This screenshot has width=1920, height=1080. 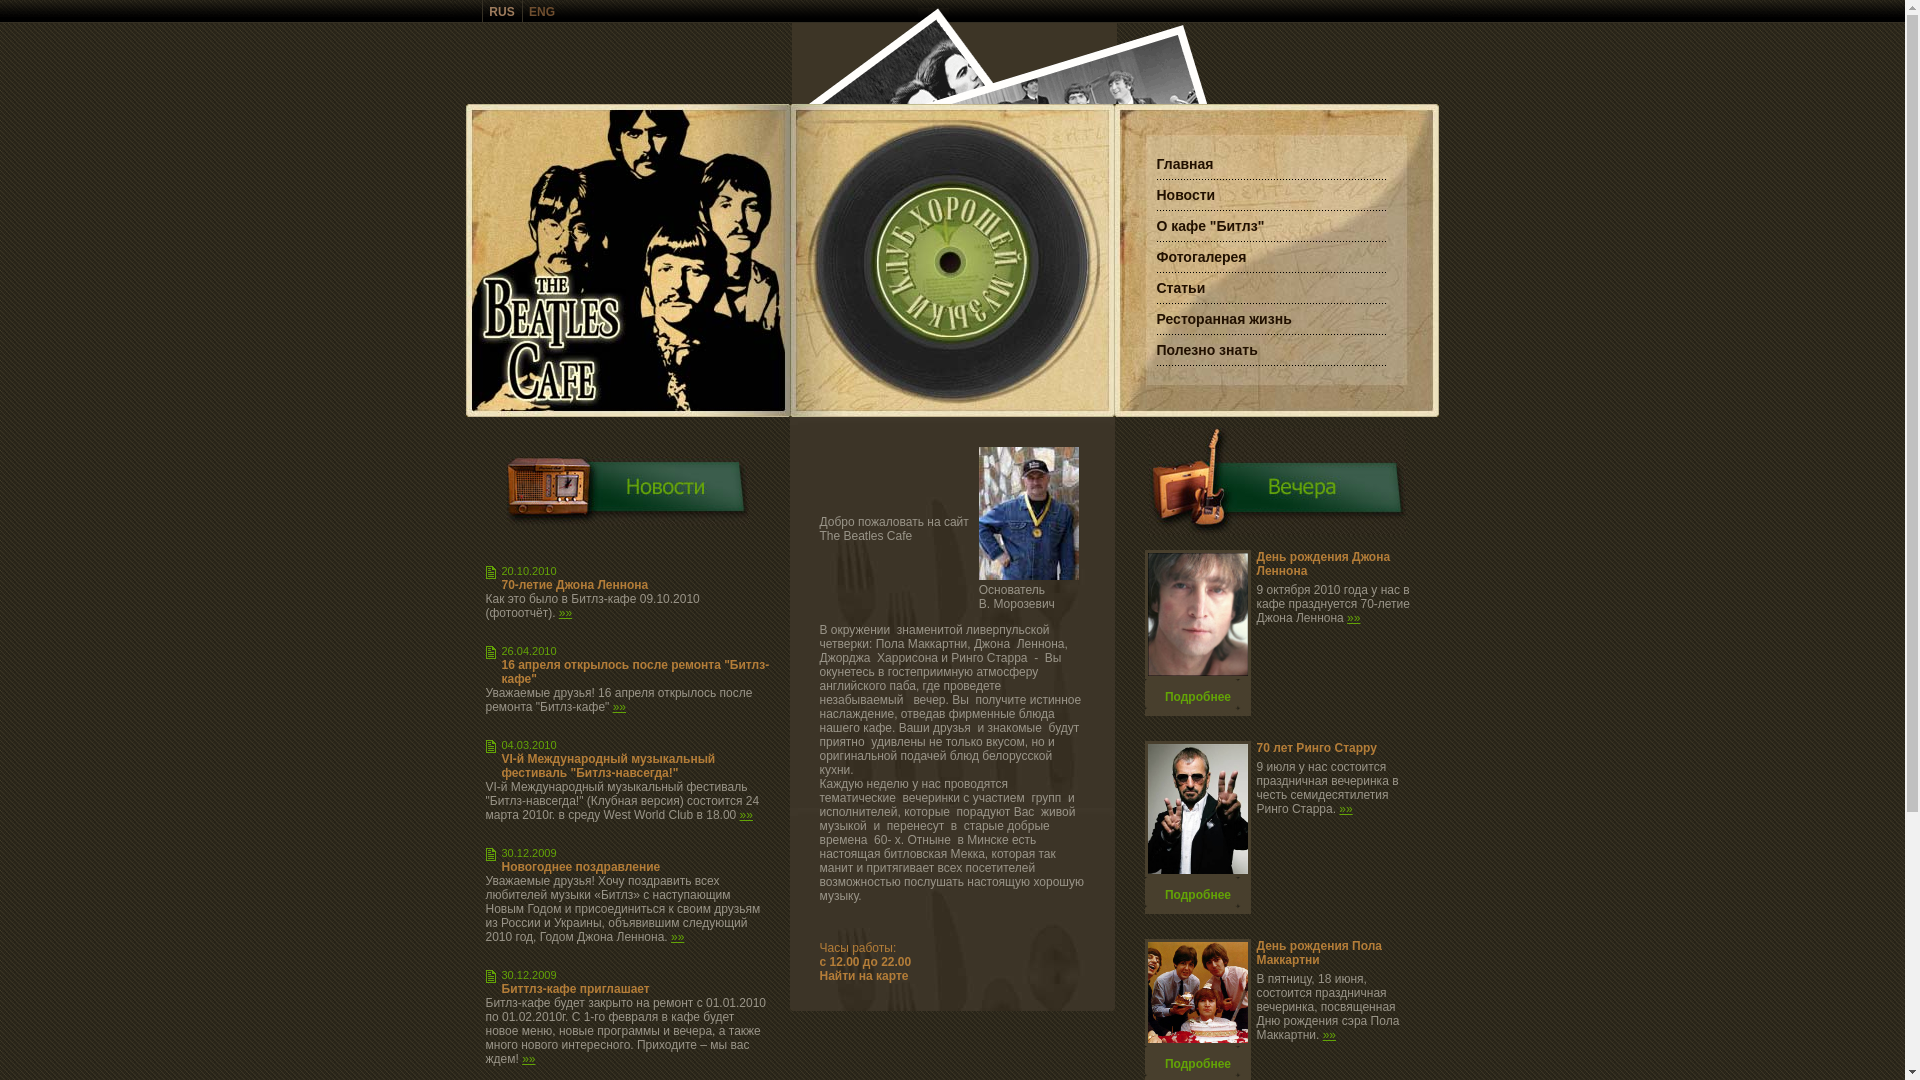 I want to click on '20.10.2010', so click(x=502, y=570).